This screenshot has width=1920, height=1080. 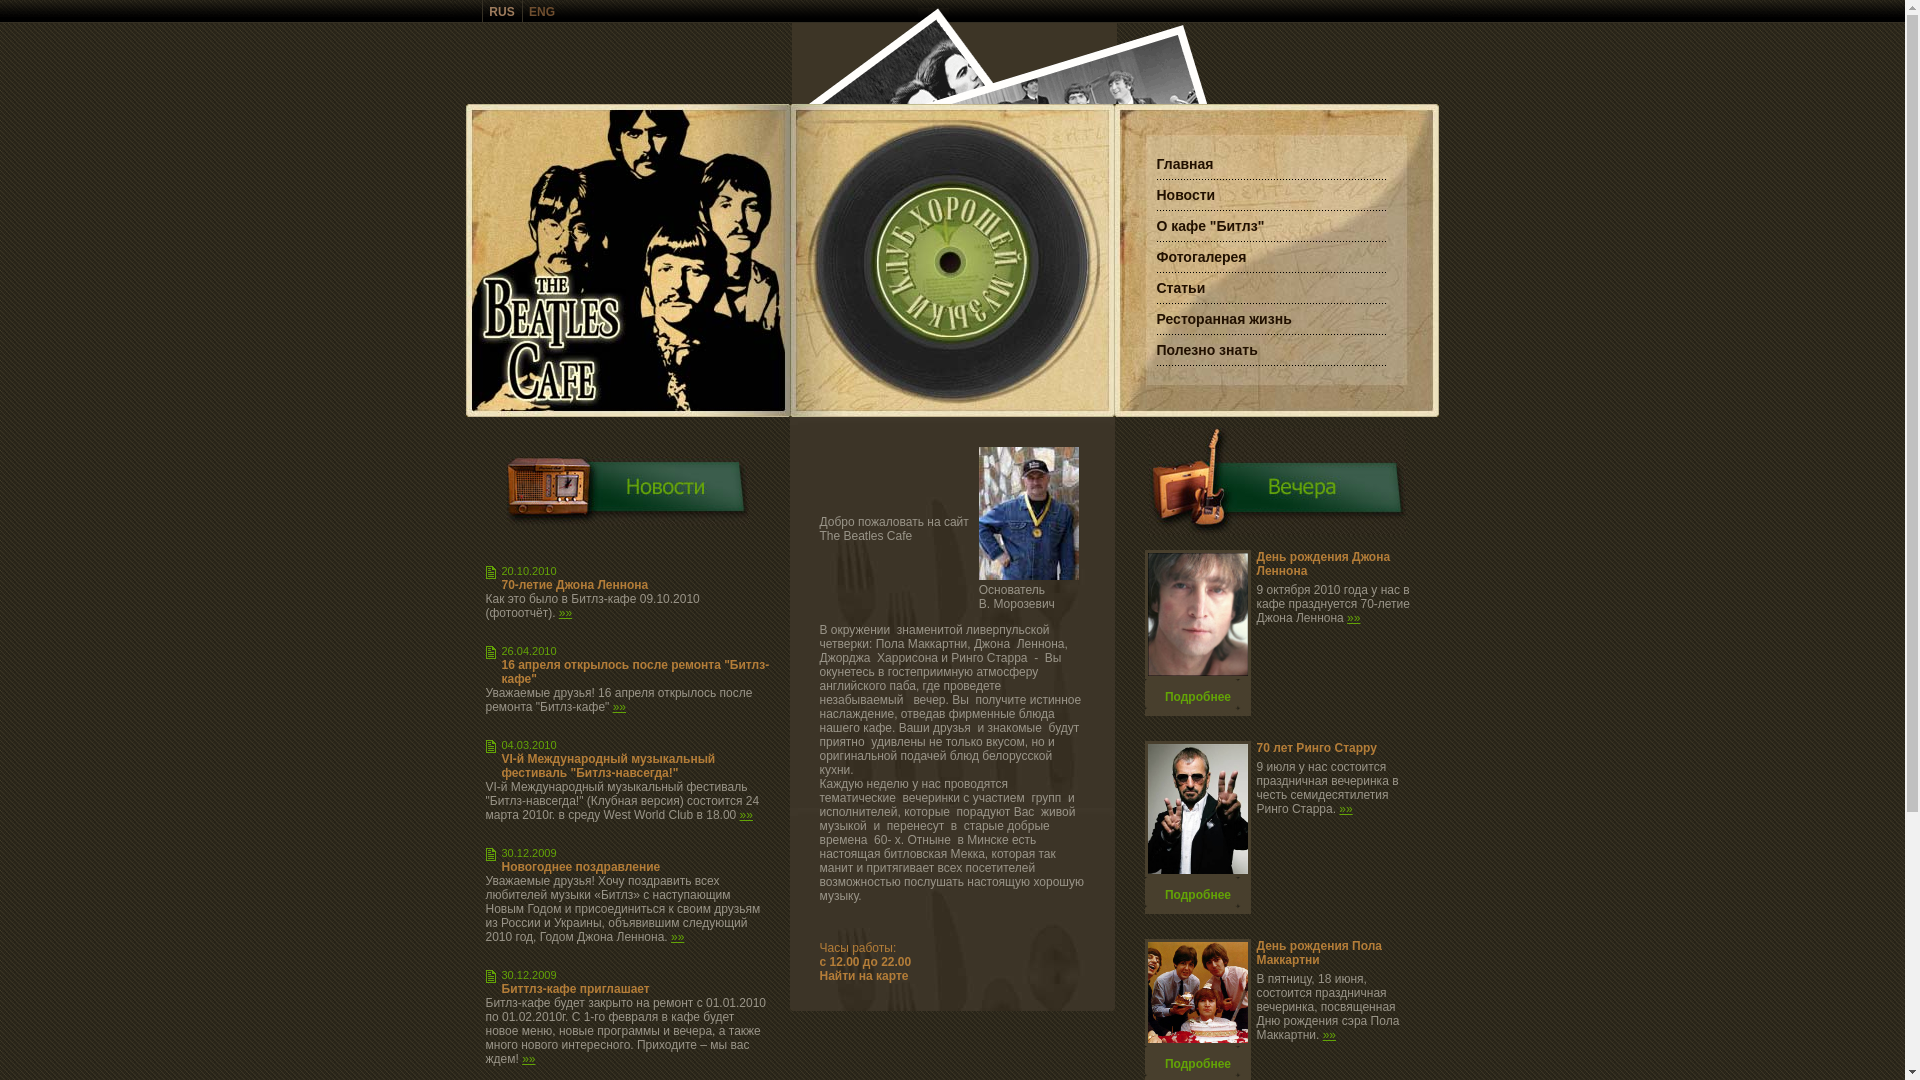 I want to click on '20.10.2010', so click(x=502, y=570).